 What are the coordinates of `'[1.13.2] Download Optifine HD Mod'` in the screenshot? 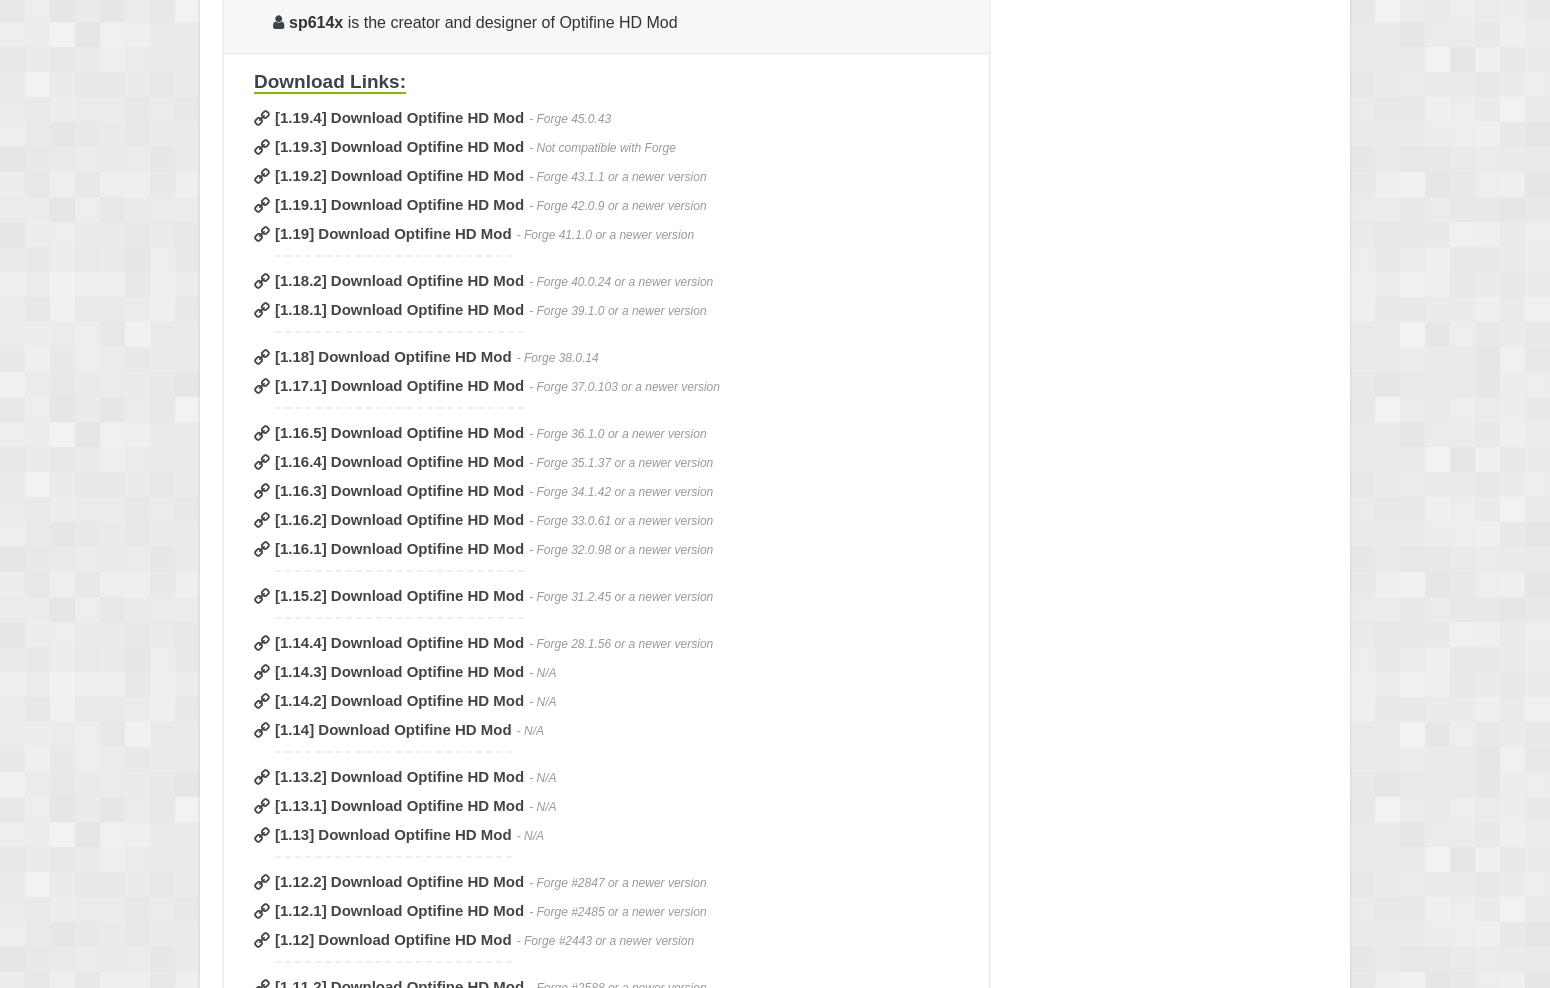 It's located at (399, 775).